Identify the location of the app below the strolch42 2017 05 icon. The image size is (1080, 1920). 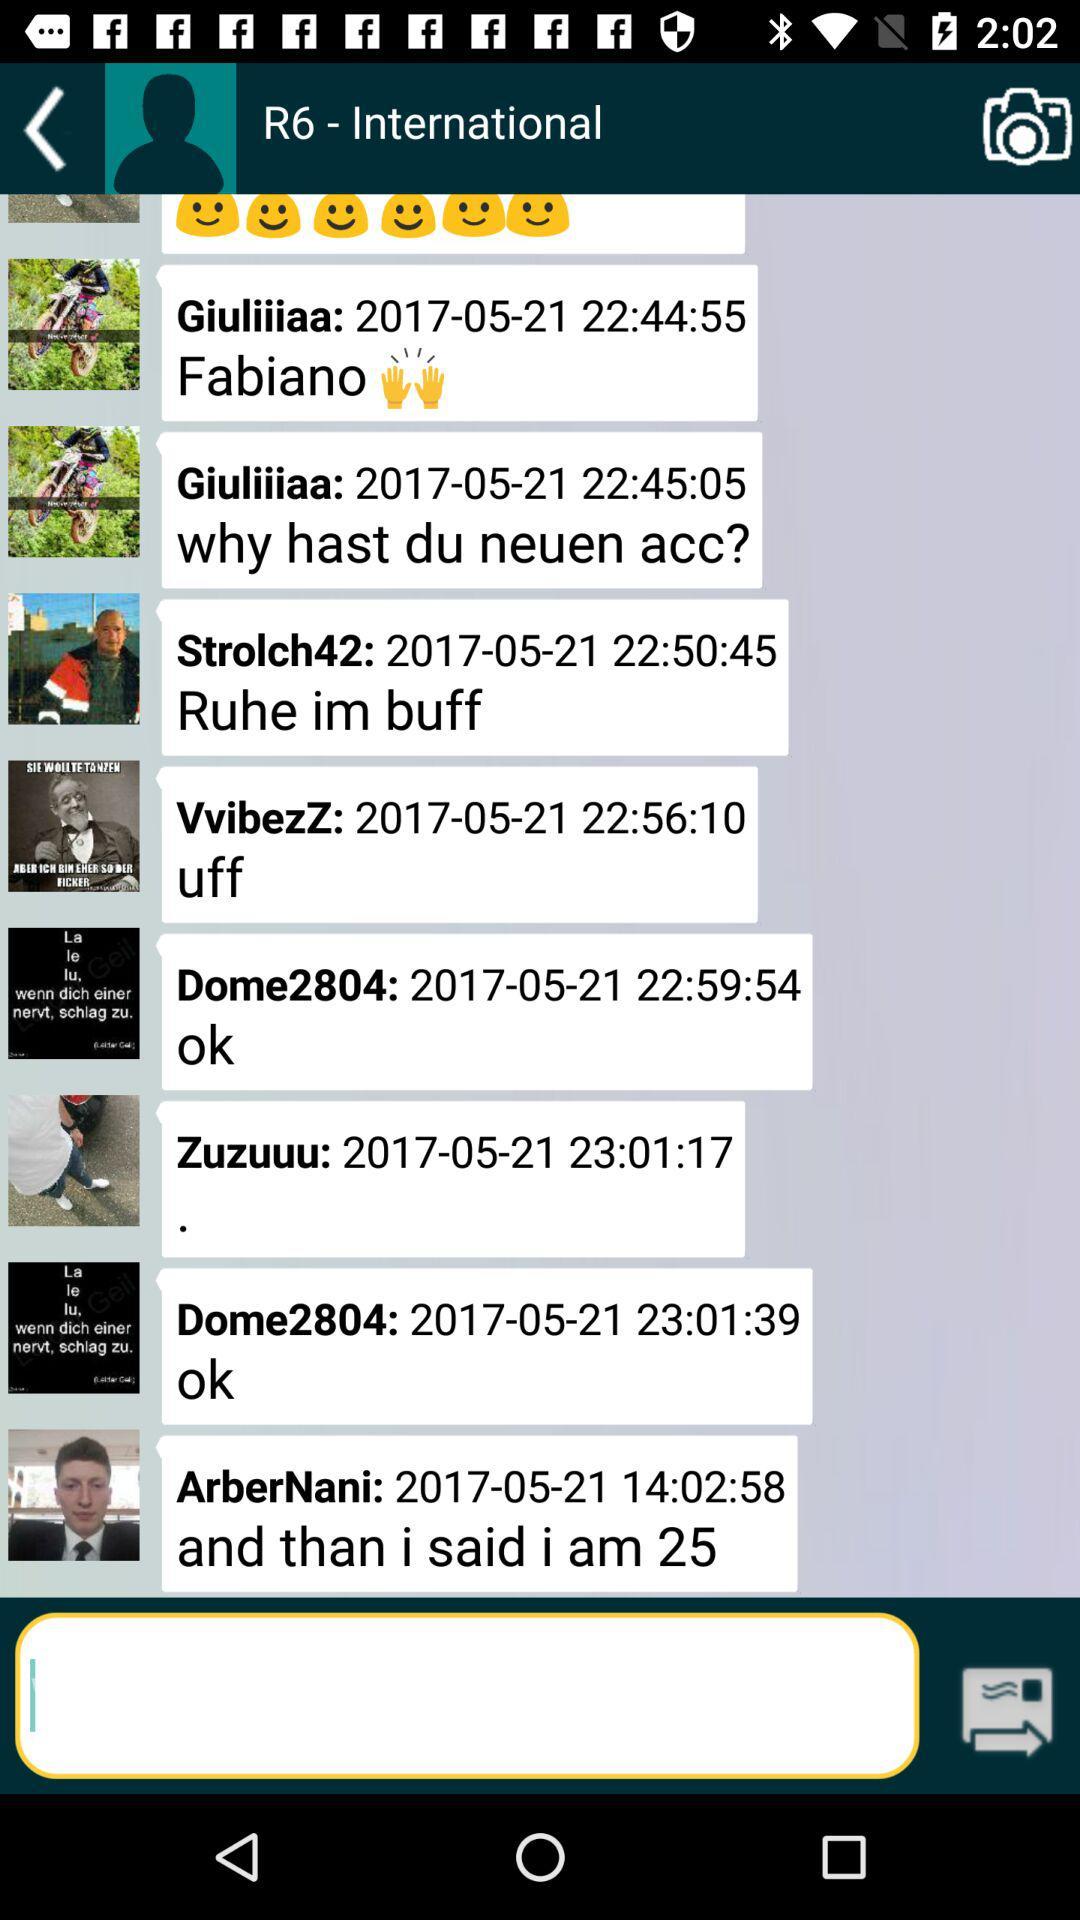
(457, 844).